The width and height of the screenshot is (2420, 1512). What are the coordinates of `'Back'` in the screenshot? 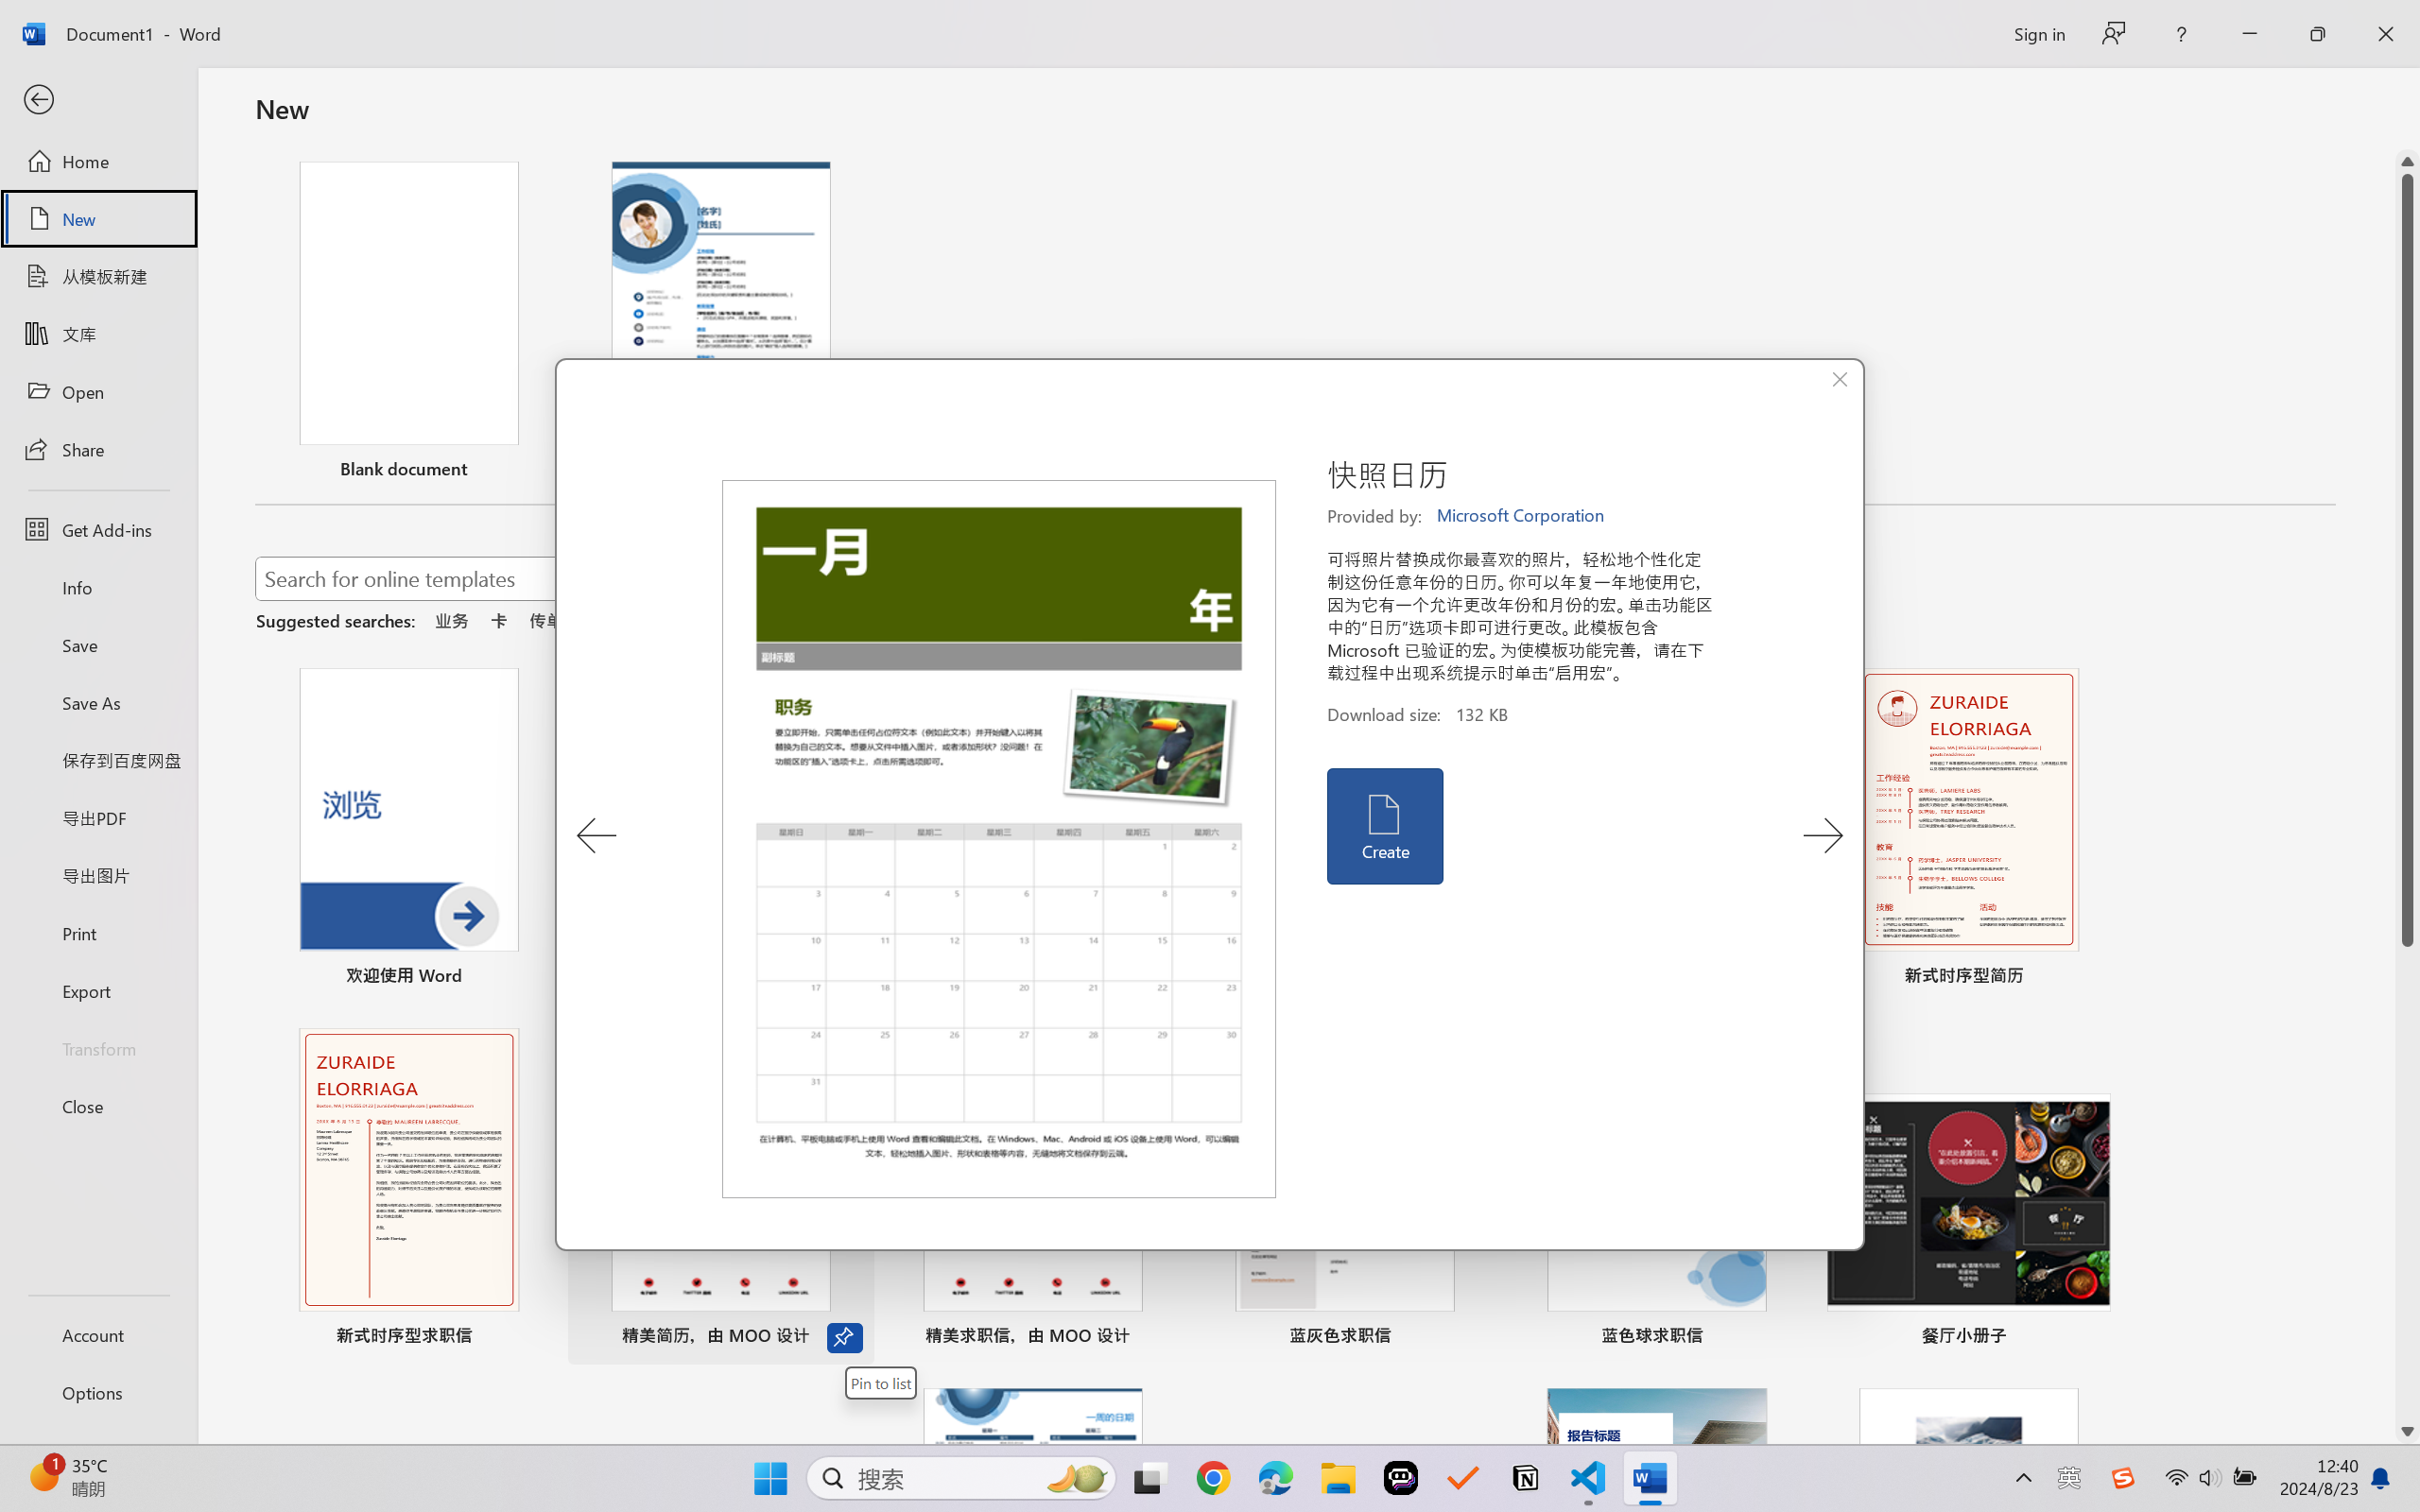 It's located at (97, 100).